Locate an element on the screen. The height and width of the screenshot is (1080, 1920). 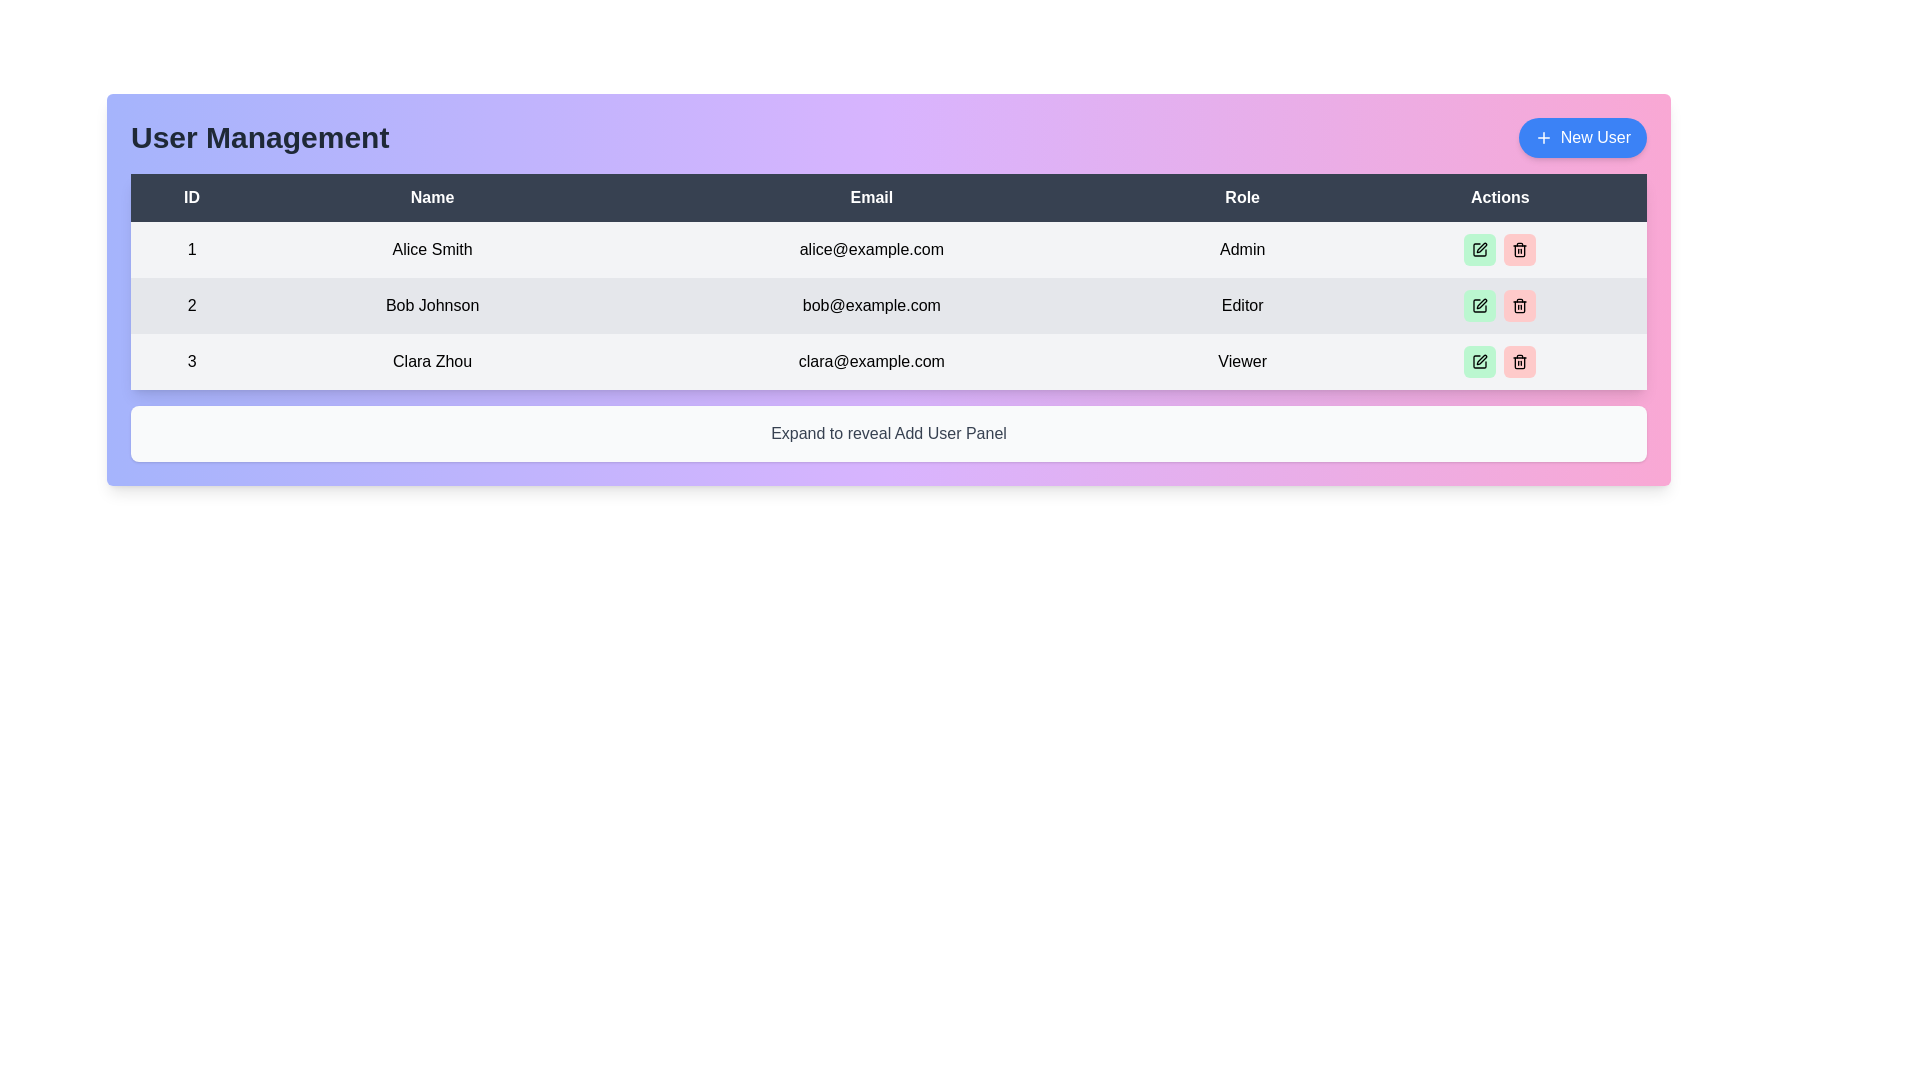
the Information label or collapsible panel trigger located beneath the user information table, which indicates an expandable section for adding users is located at coordinates (887, 433).